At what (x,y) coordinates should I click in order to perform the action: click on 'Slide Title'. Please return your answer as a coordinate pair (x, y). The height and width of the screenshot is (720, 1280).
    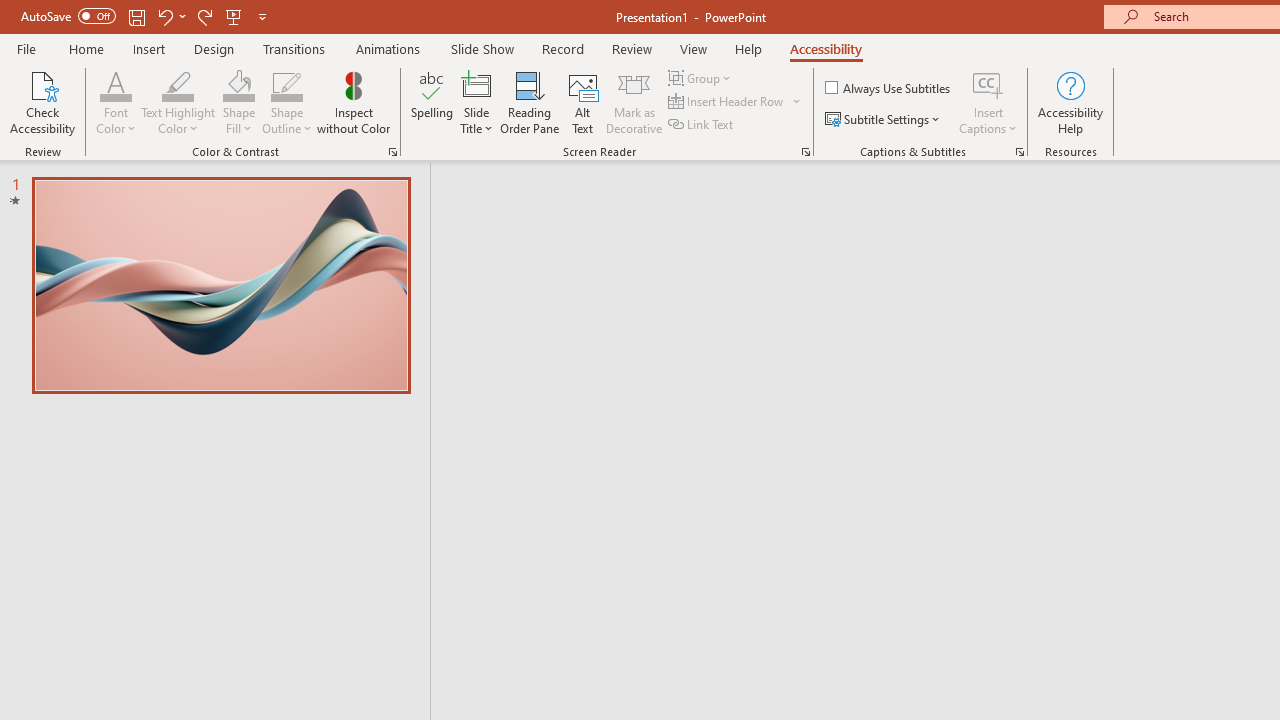
    Looking at the image, I should click on (475, 103).